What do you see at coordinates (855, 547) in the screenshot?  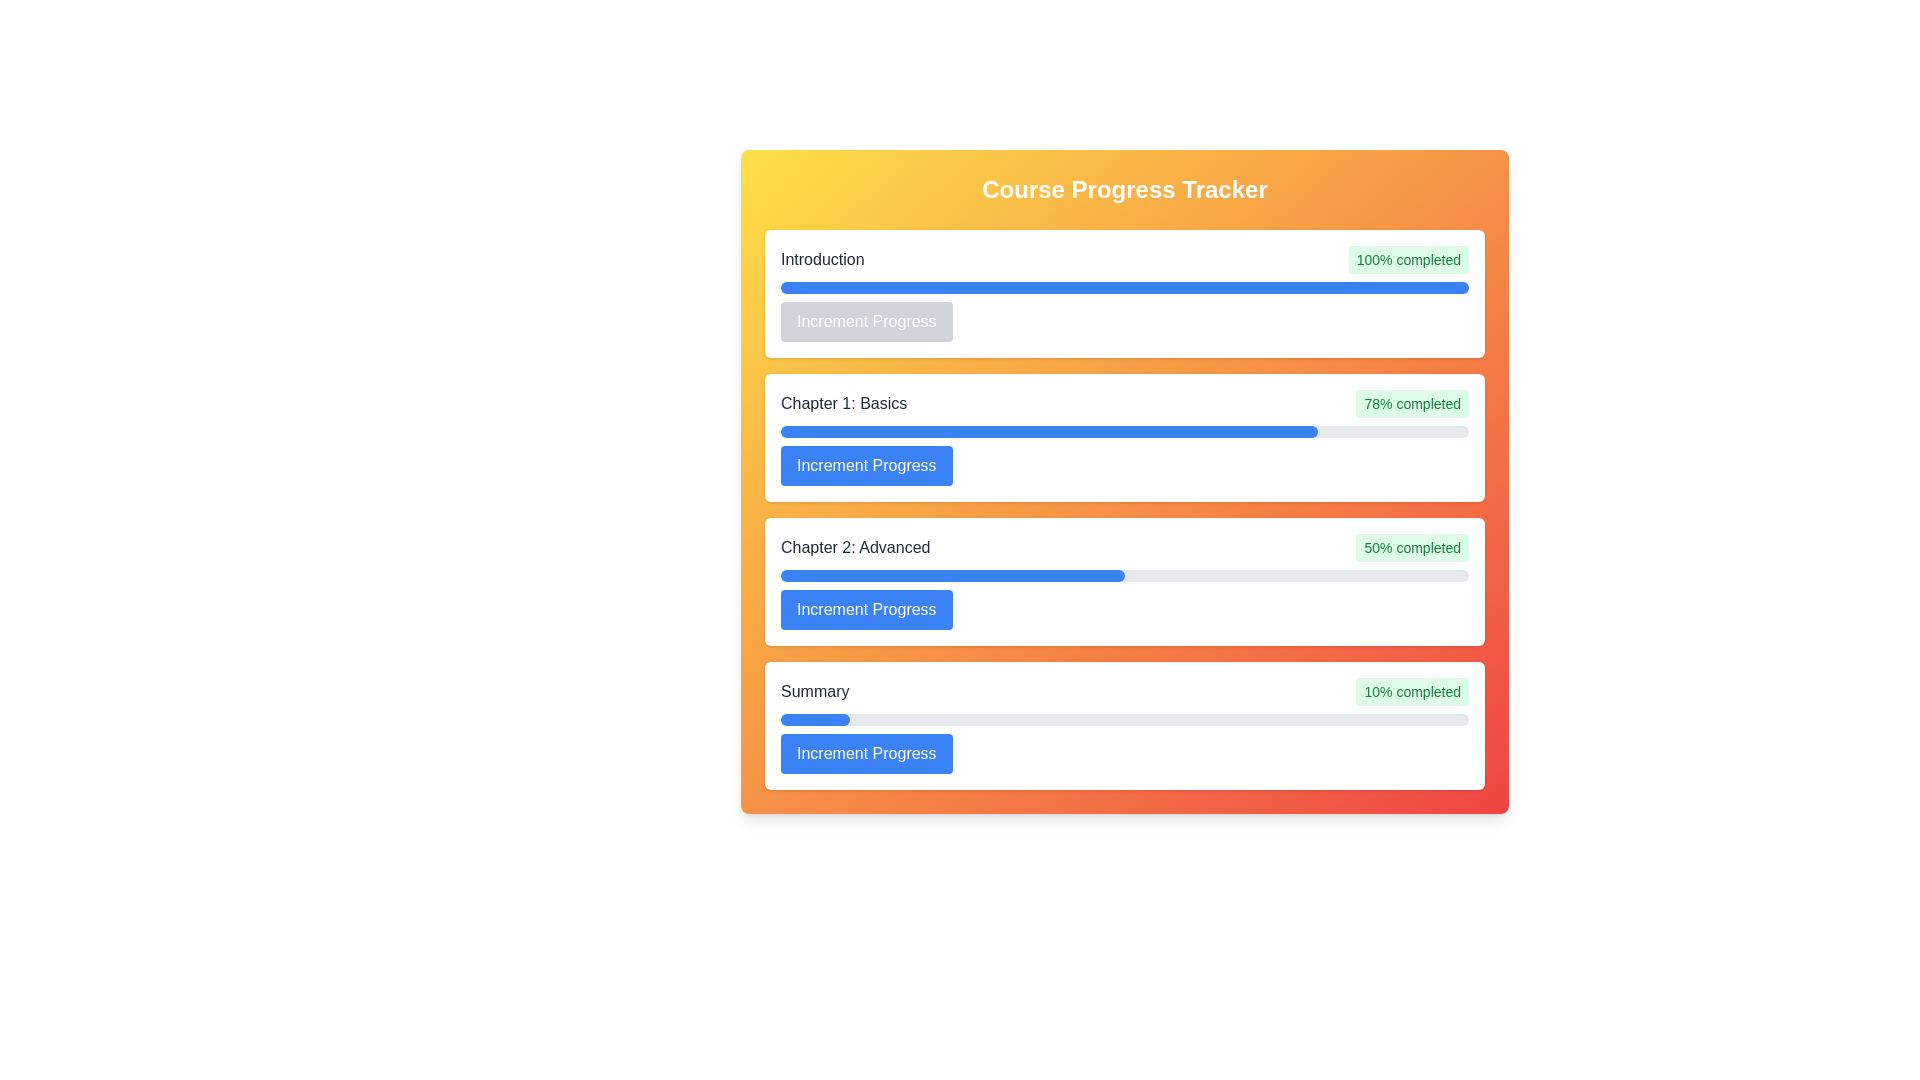 I see `and interpret the text content of the Text Label displaying 'Chapter 2: Advanced' in the third section of the progress tracker interface` at bounding box center [855, 547].